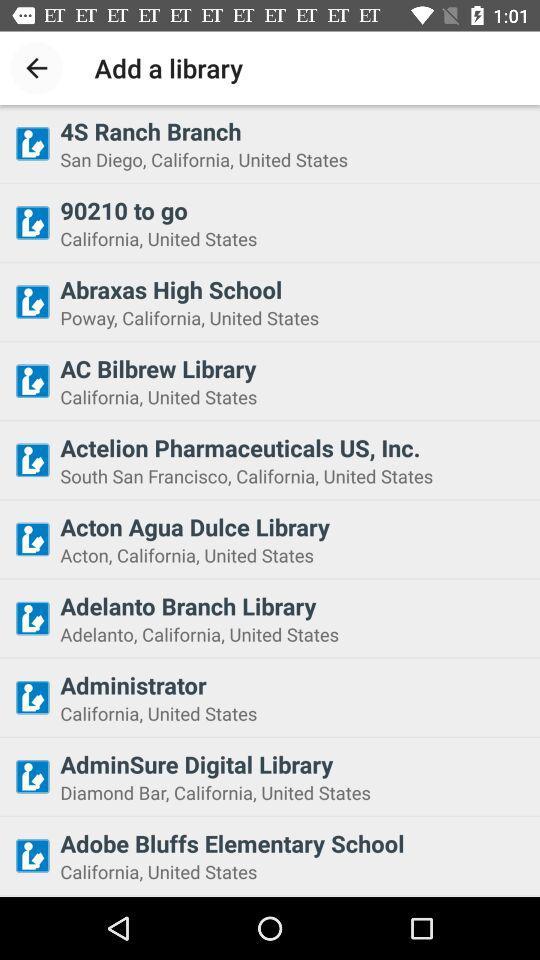 Image resolution: width=540 pixels, height=960 pixels. What do you see at coordinates (293, 763) in the screenshot?
I see `icon below california, united states` at bounding box center [293, 763].